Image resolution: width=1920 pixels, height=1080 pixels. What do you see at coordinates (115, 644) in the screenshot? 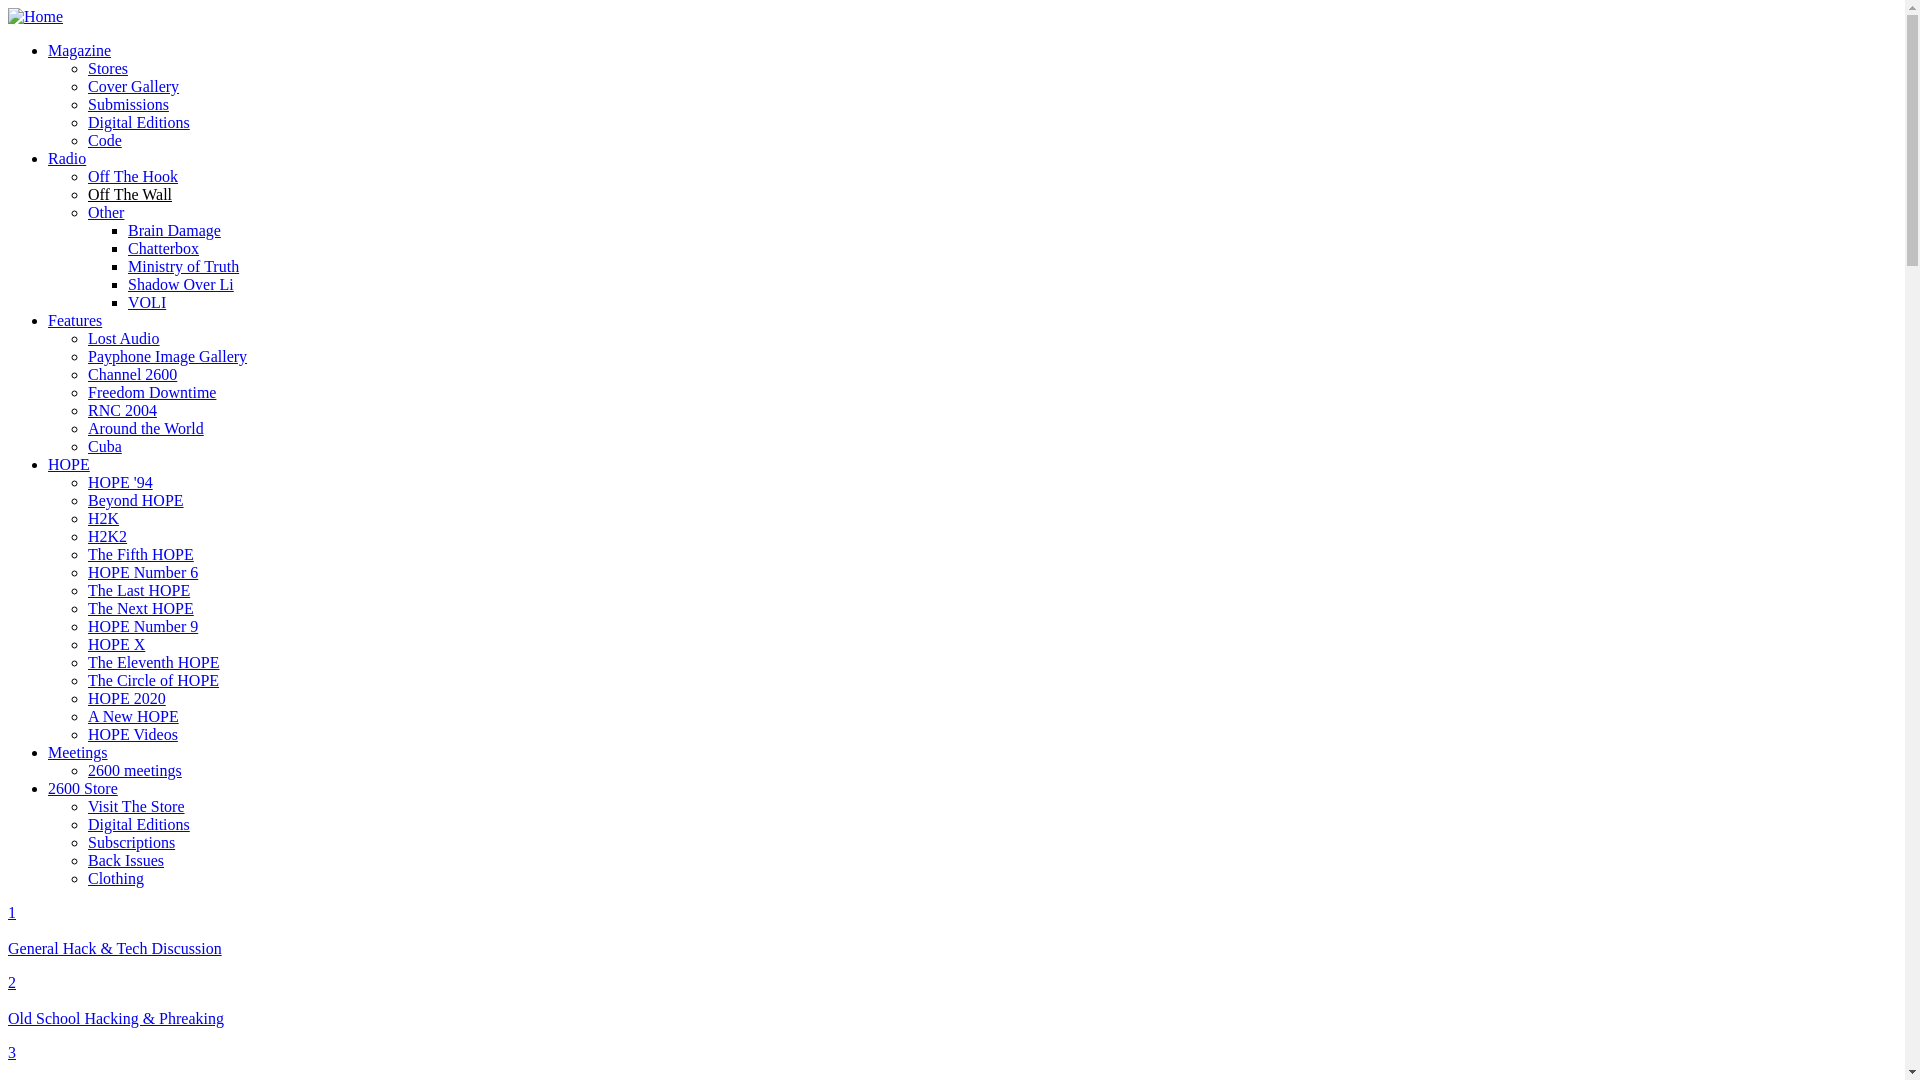
I see `'HOPE X'` at bounding box center [115, 644].